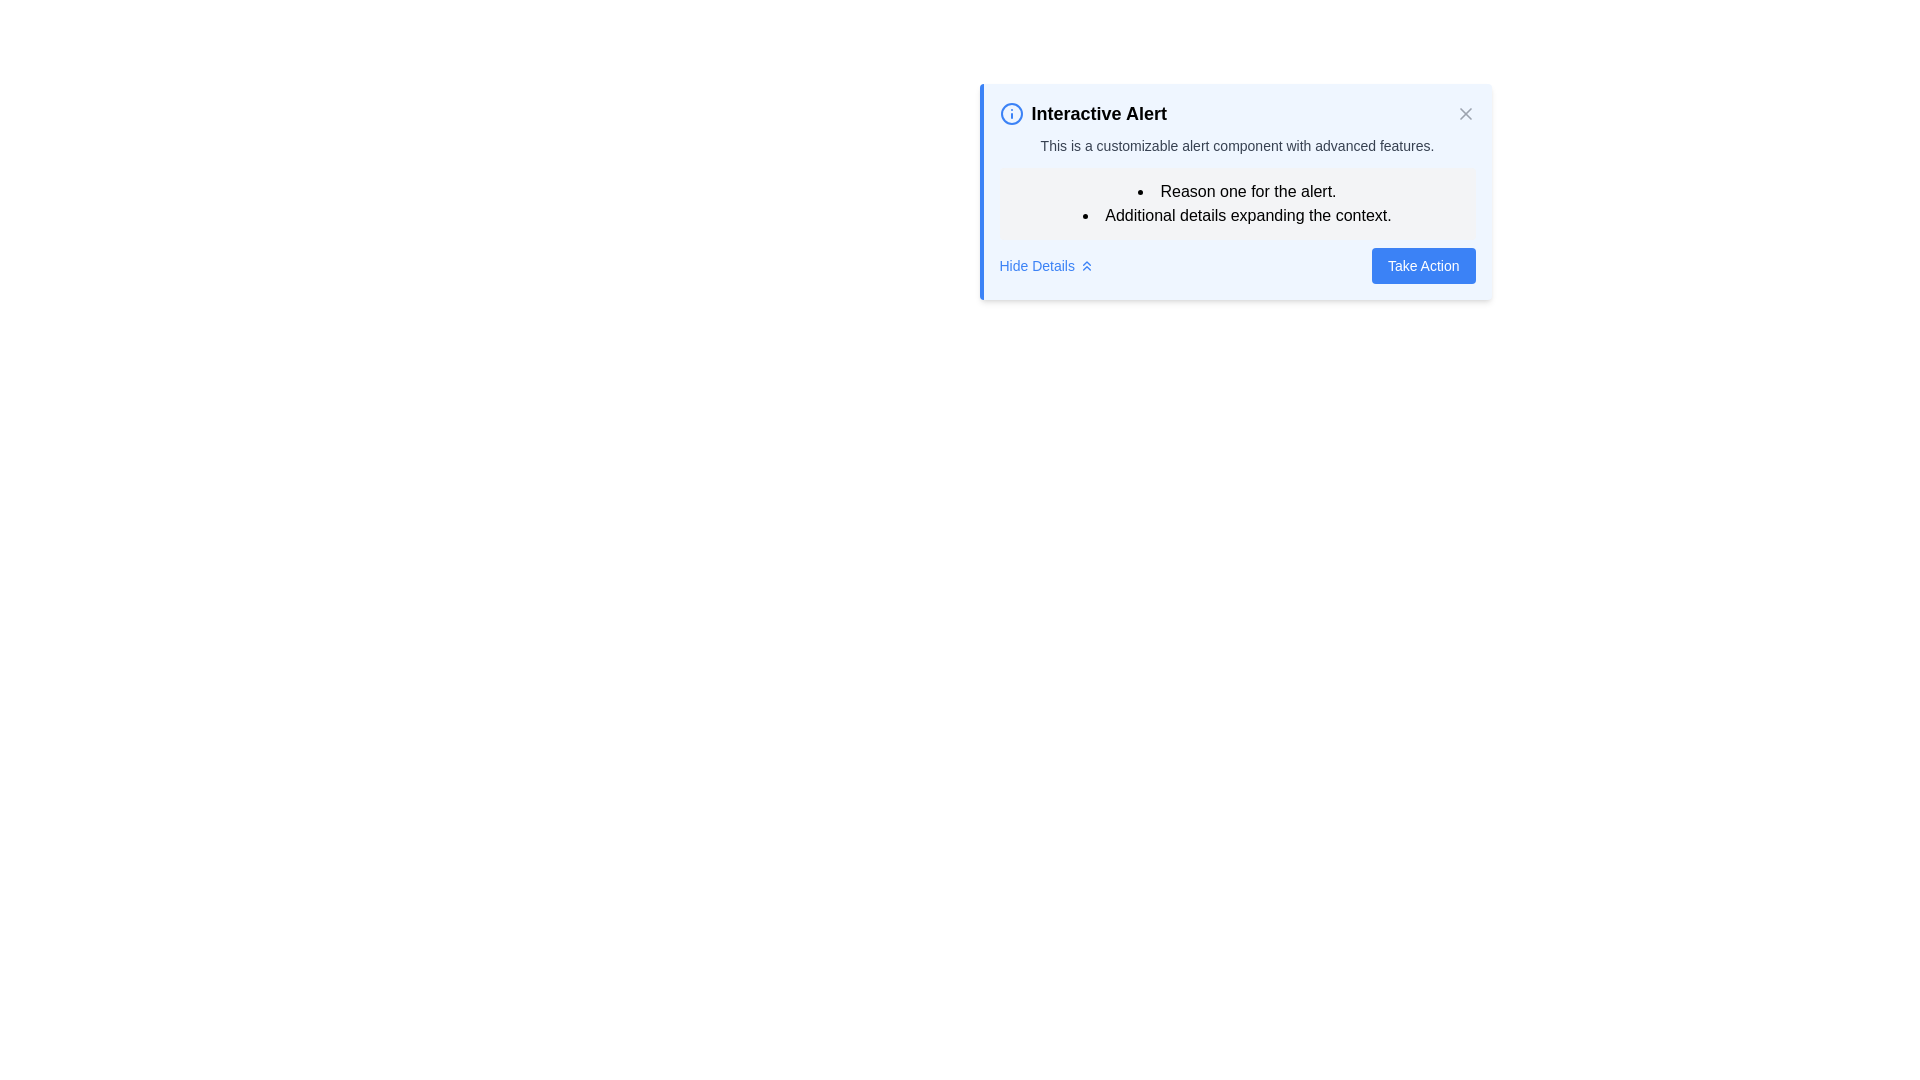  I want to click on the decorative circular element of the information icon located at the top-left corner of the alert component, next to the title 'Interactive Alert', so click(1011, 114).